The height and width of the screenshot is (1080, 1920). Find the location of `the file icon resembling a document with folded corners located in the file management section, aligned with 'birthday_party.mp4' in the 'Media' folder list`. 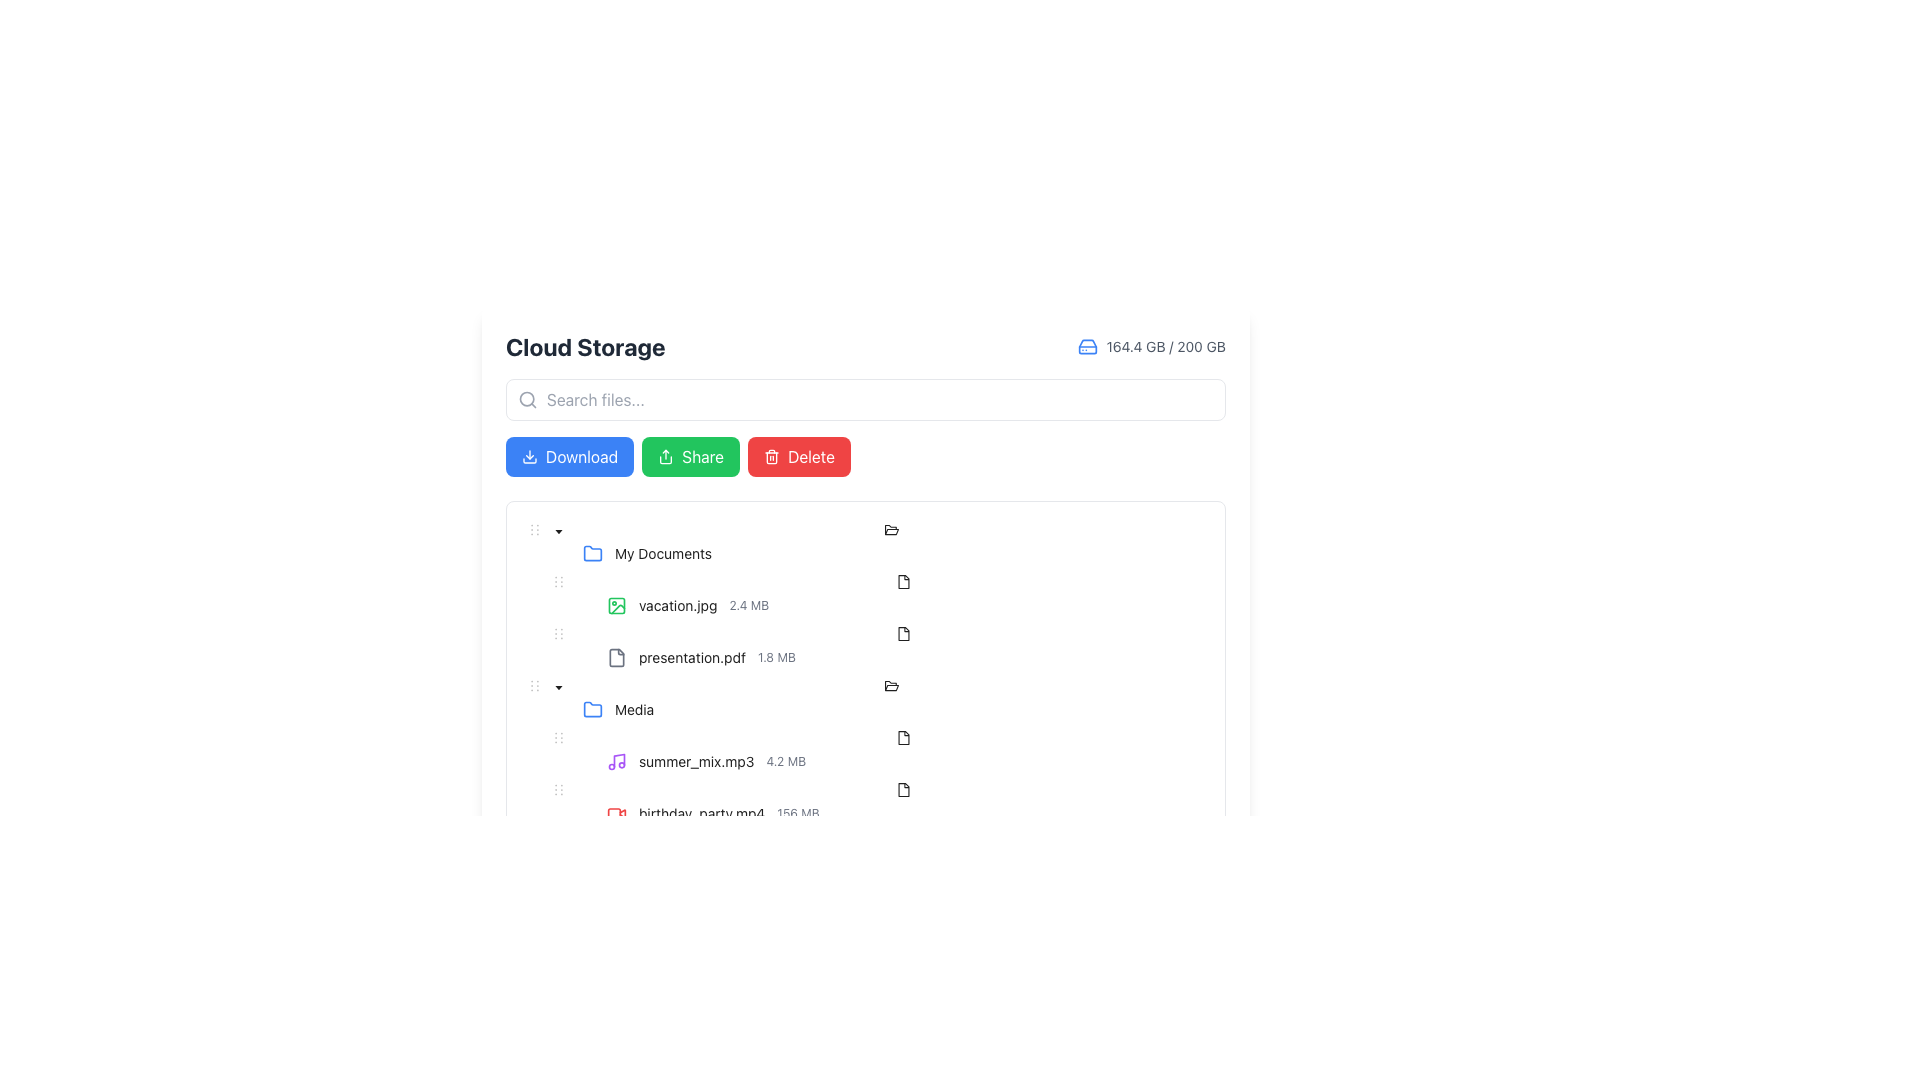

the file icon resembling a document with folded corners located in the file management section, aligned with 'birthday_party.mp4' in the 'Media' folder list is located at coordinates (902, 736).